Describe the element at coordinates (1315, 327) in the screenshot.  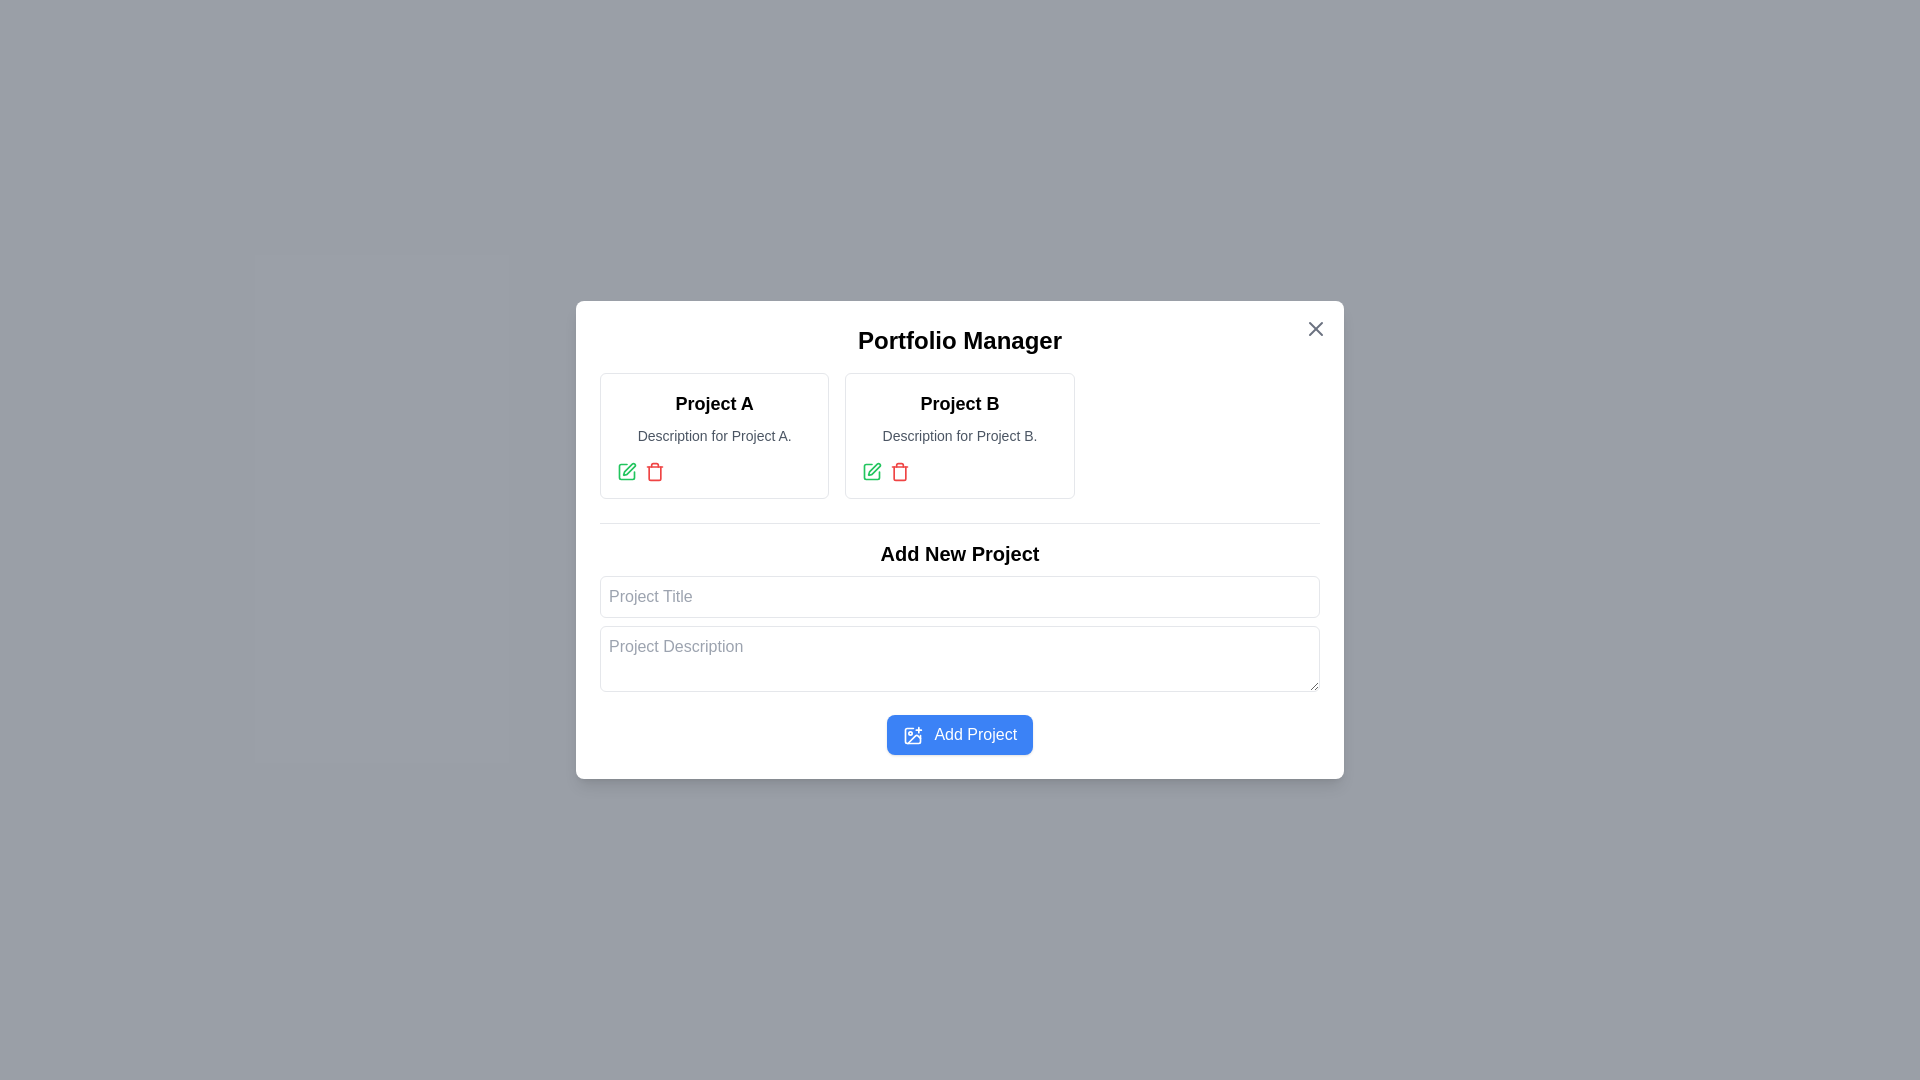
I see `the close button located in the top-right corner of the 'Portfolio Manager' modal` at that location.